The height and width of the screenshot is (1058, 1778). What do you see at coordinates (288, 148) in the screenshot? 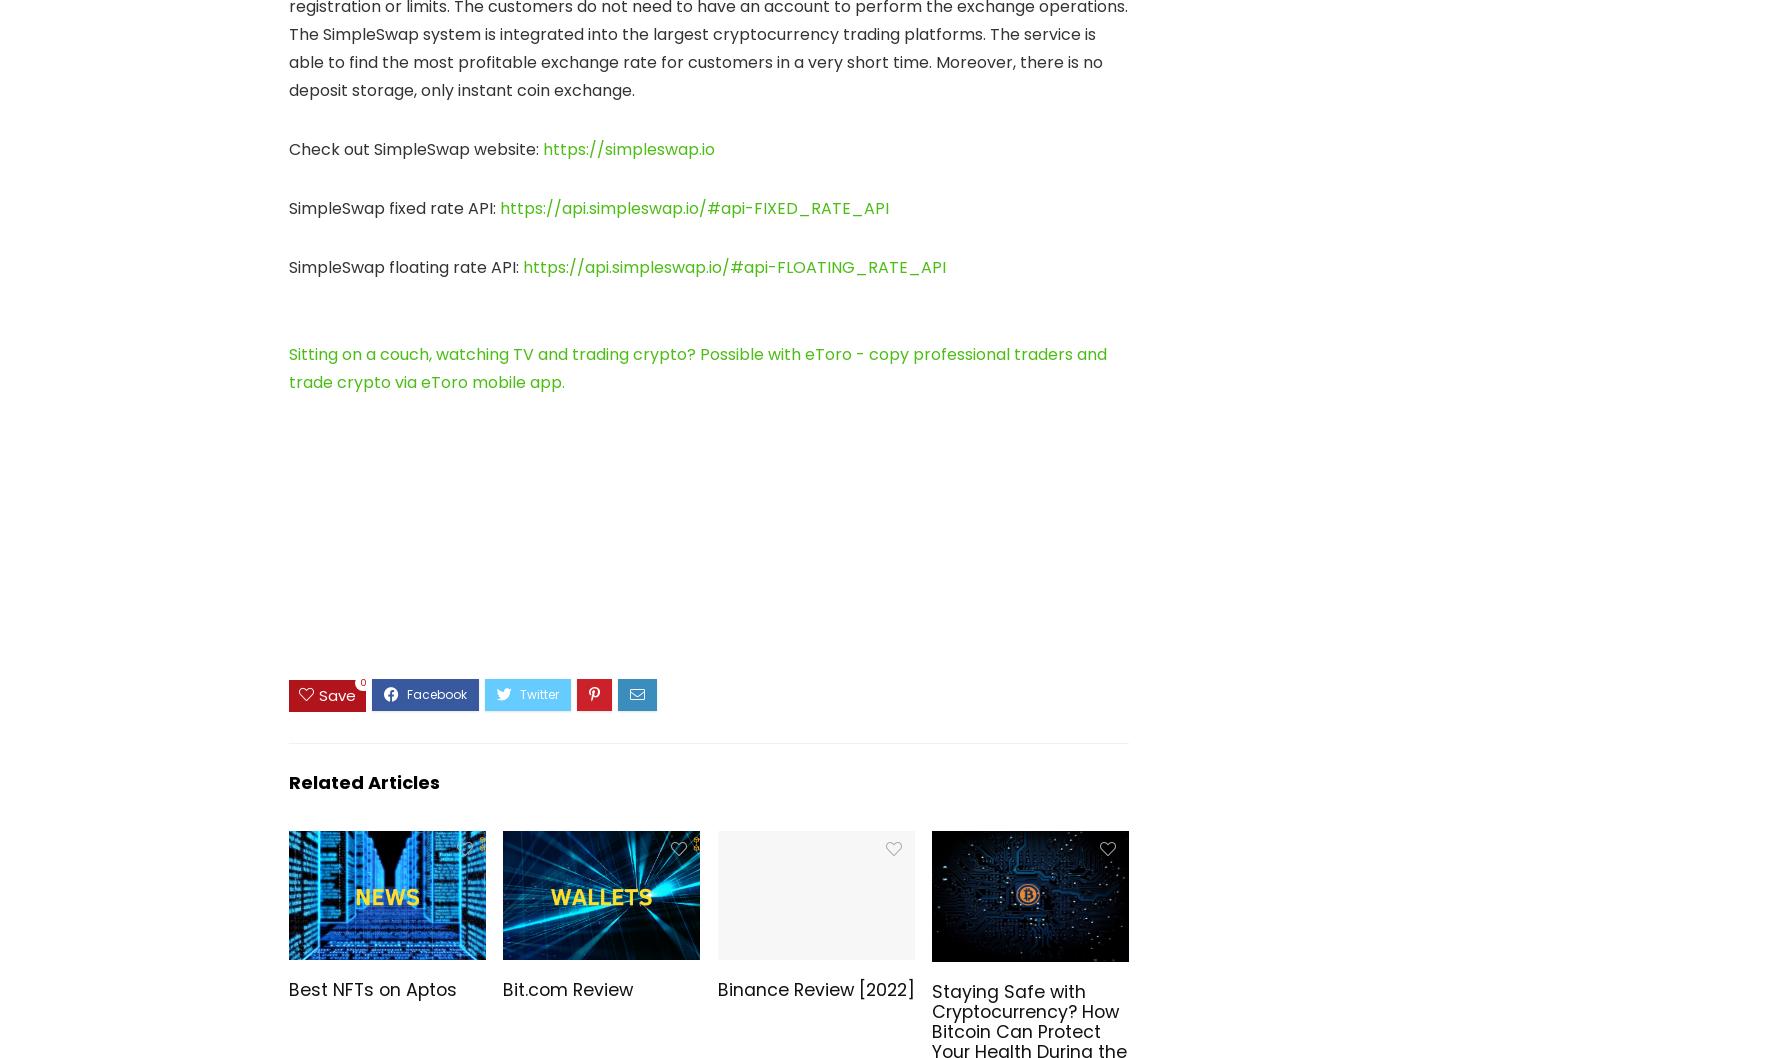
I see `'Check out SimpleSwap website:'` at bounding box center [288, 148].